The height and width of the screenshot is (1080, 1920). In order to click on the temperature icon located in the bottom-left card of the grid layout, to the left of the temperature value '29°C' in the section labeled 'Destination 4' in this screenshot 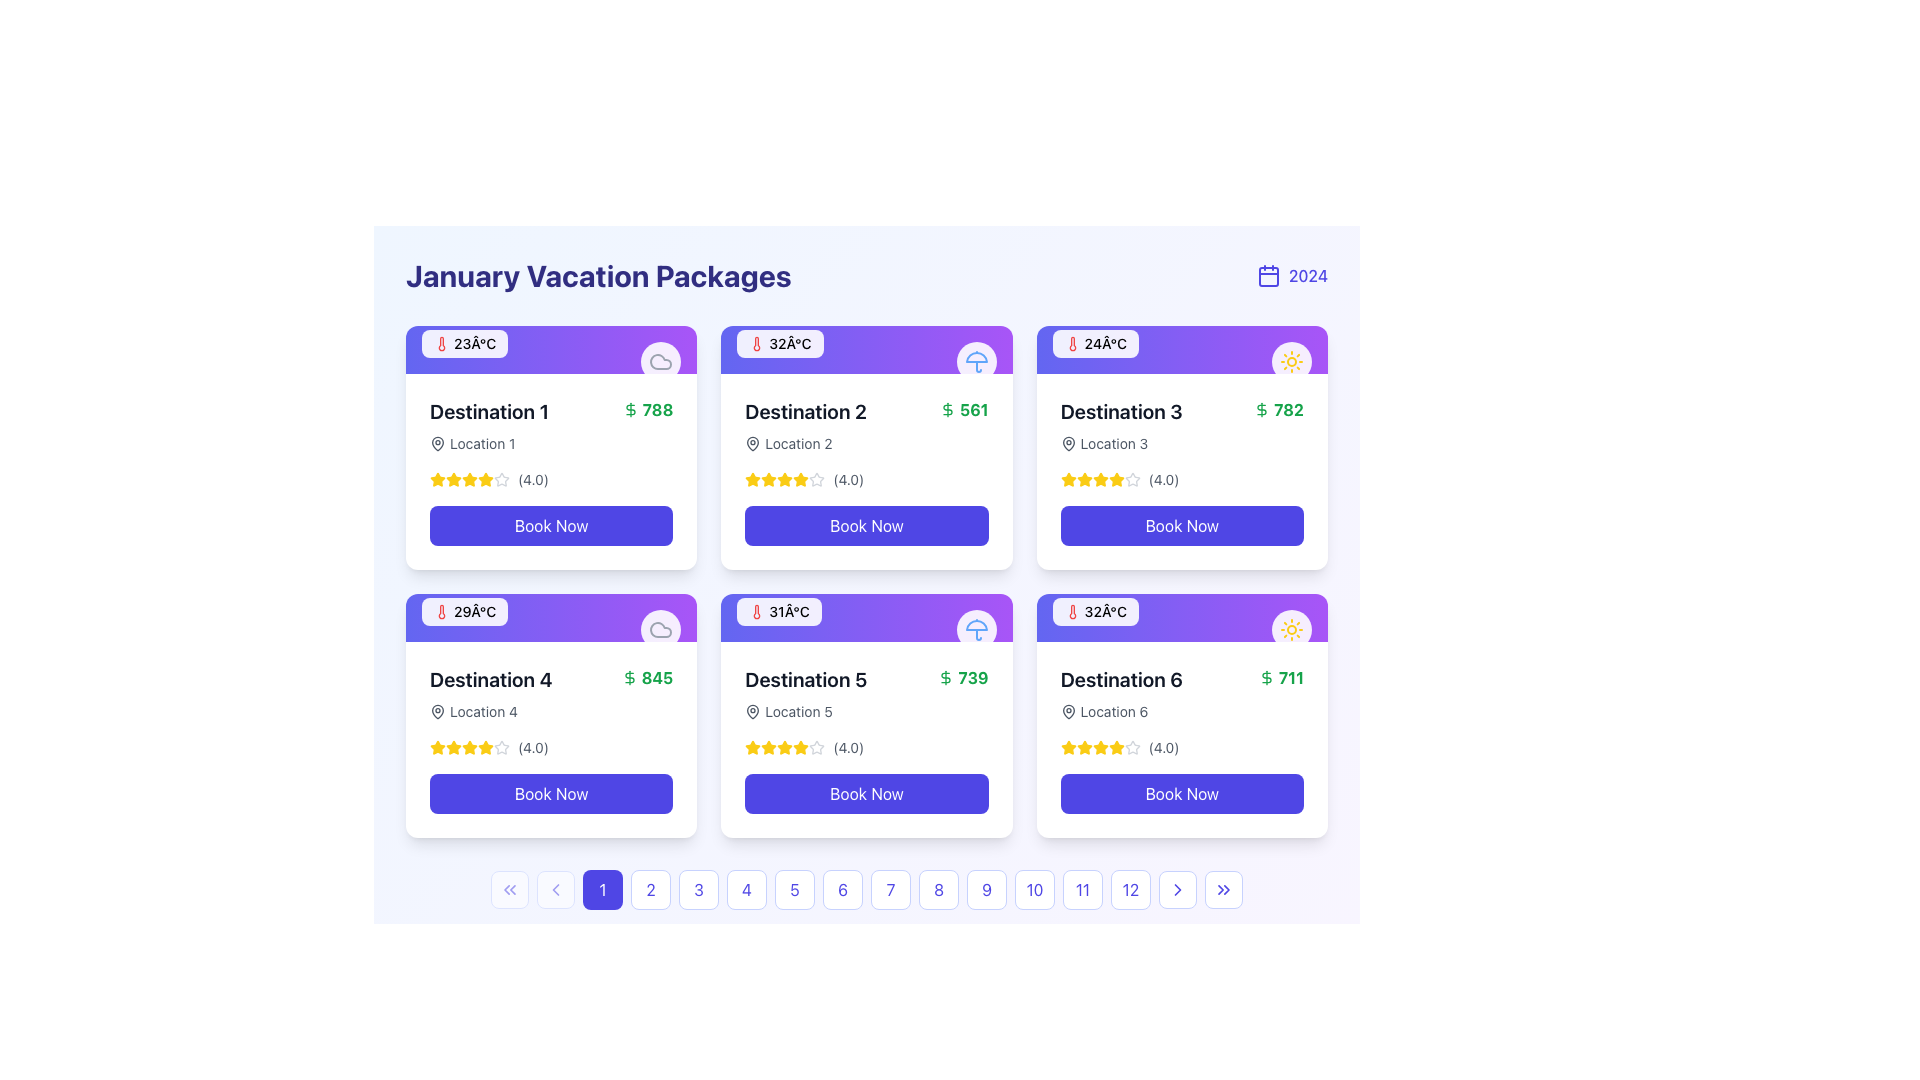, I will do `click(440, 611)`.